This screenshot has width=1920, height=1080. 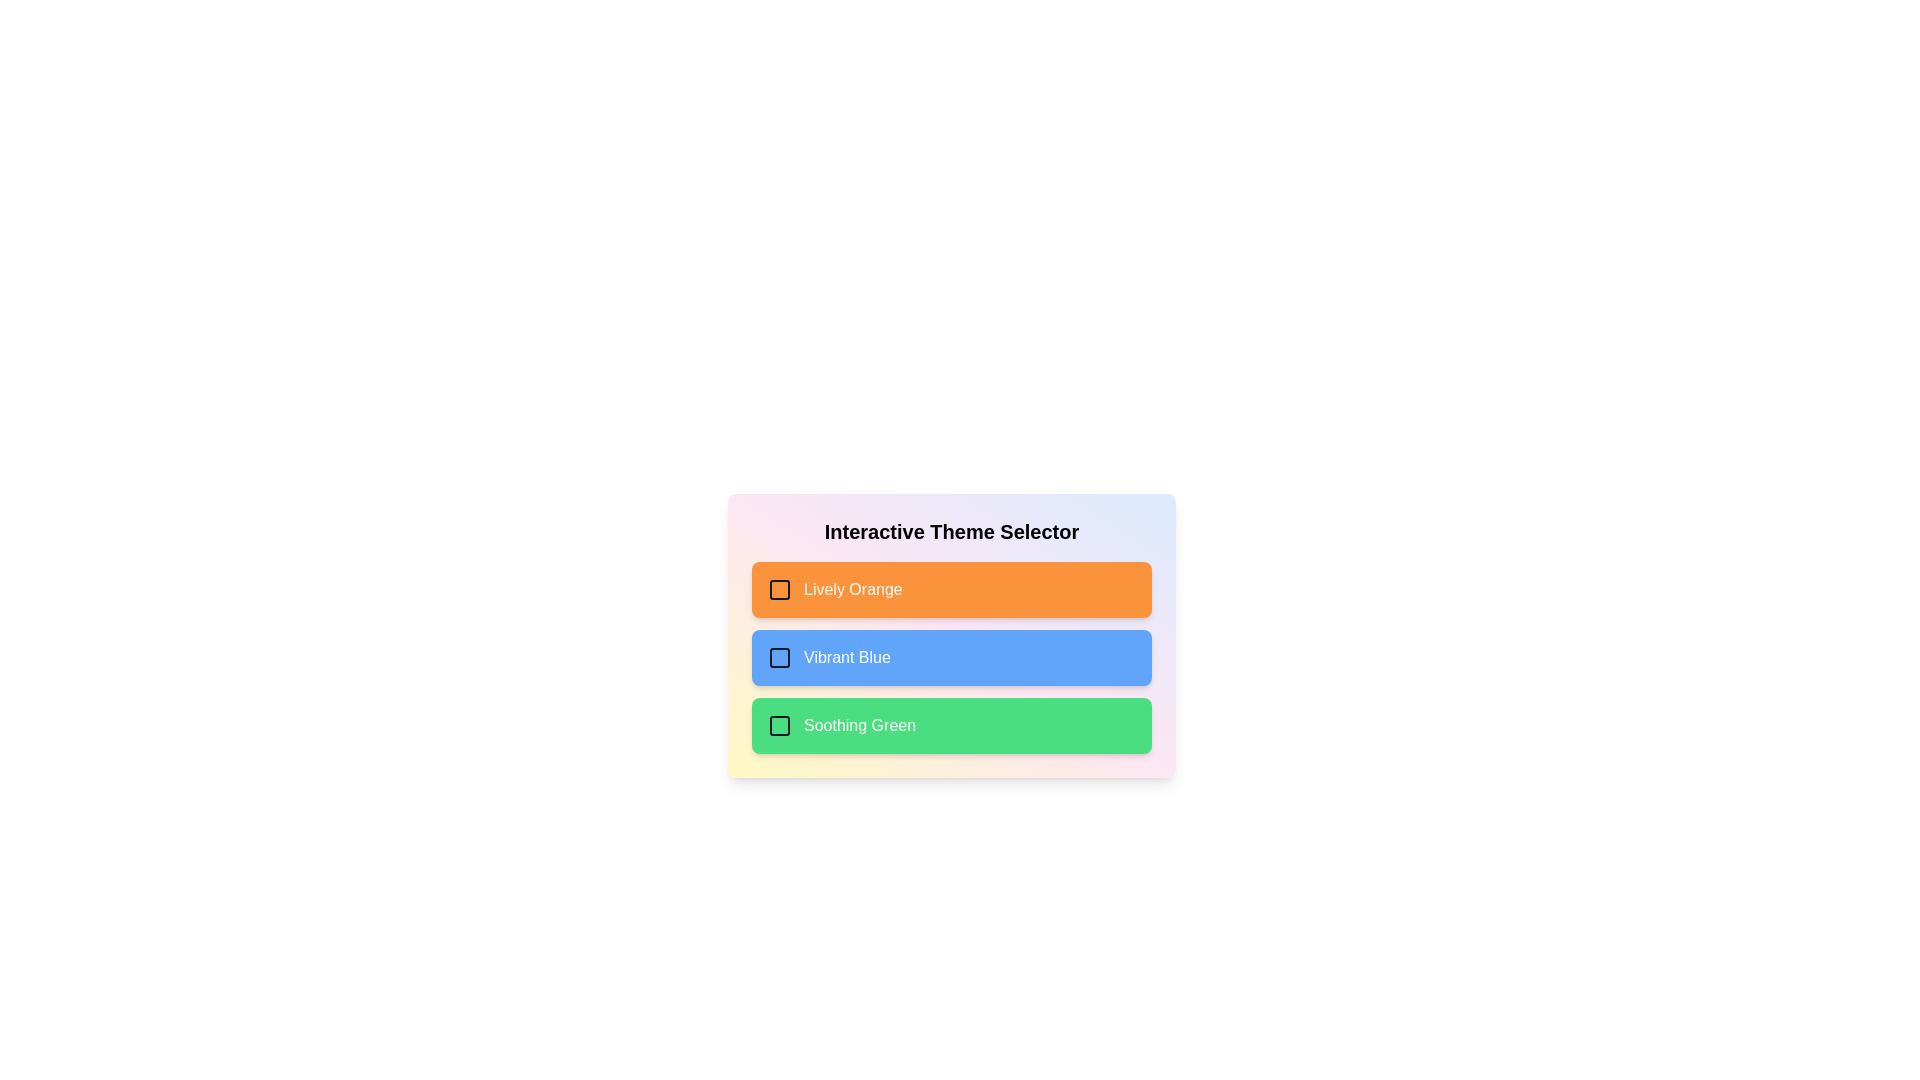 What do you see at coordinates (778, 589) in the screenshot?
I see `the checkbox labeled Lively Orange` at bounding box center [778, 589].